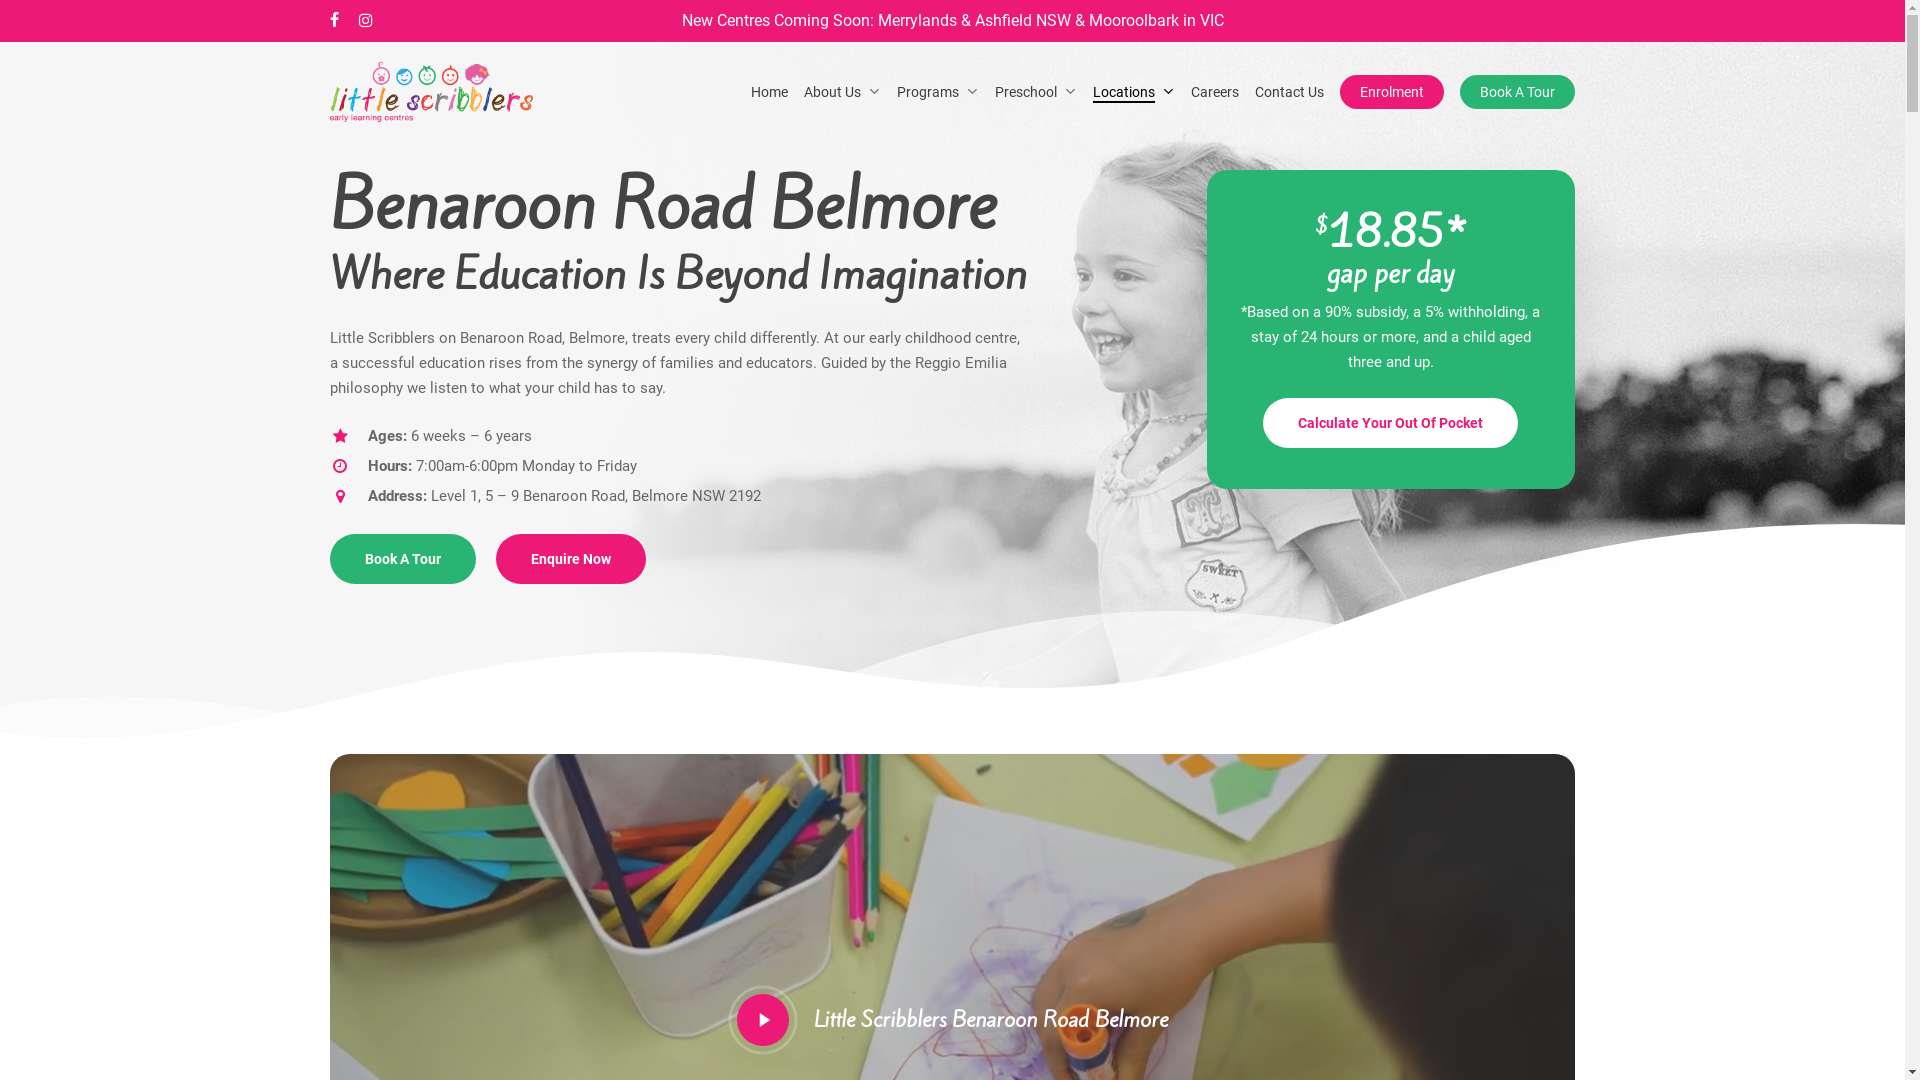 The height and width of the screenshot is (1080, 1920). Describe the element at coordinates (1133, 92) in the screenshot. I see `'Locations'` at that location.